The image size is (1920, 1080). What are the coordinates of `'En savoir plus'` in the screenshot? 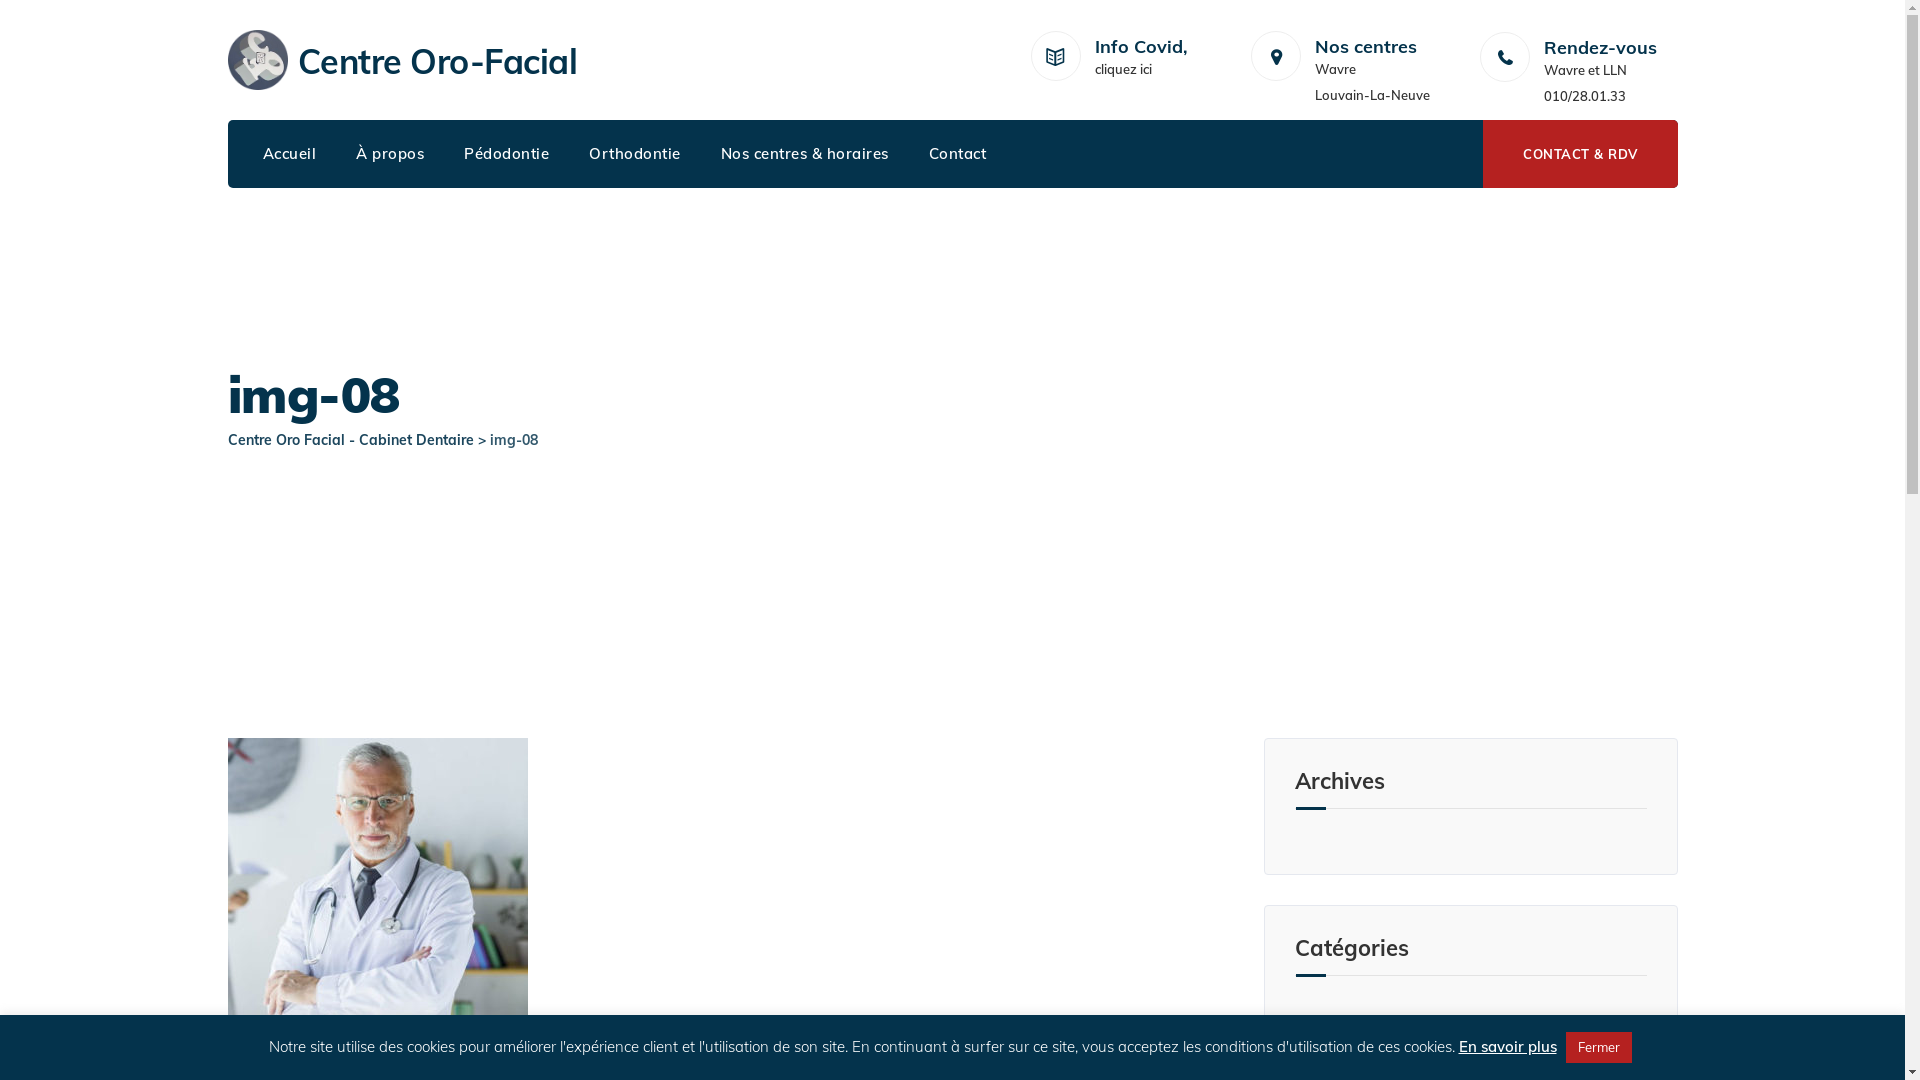 It's located at (1507, 1045).